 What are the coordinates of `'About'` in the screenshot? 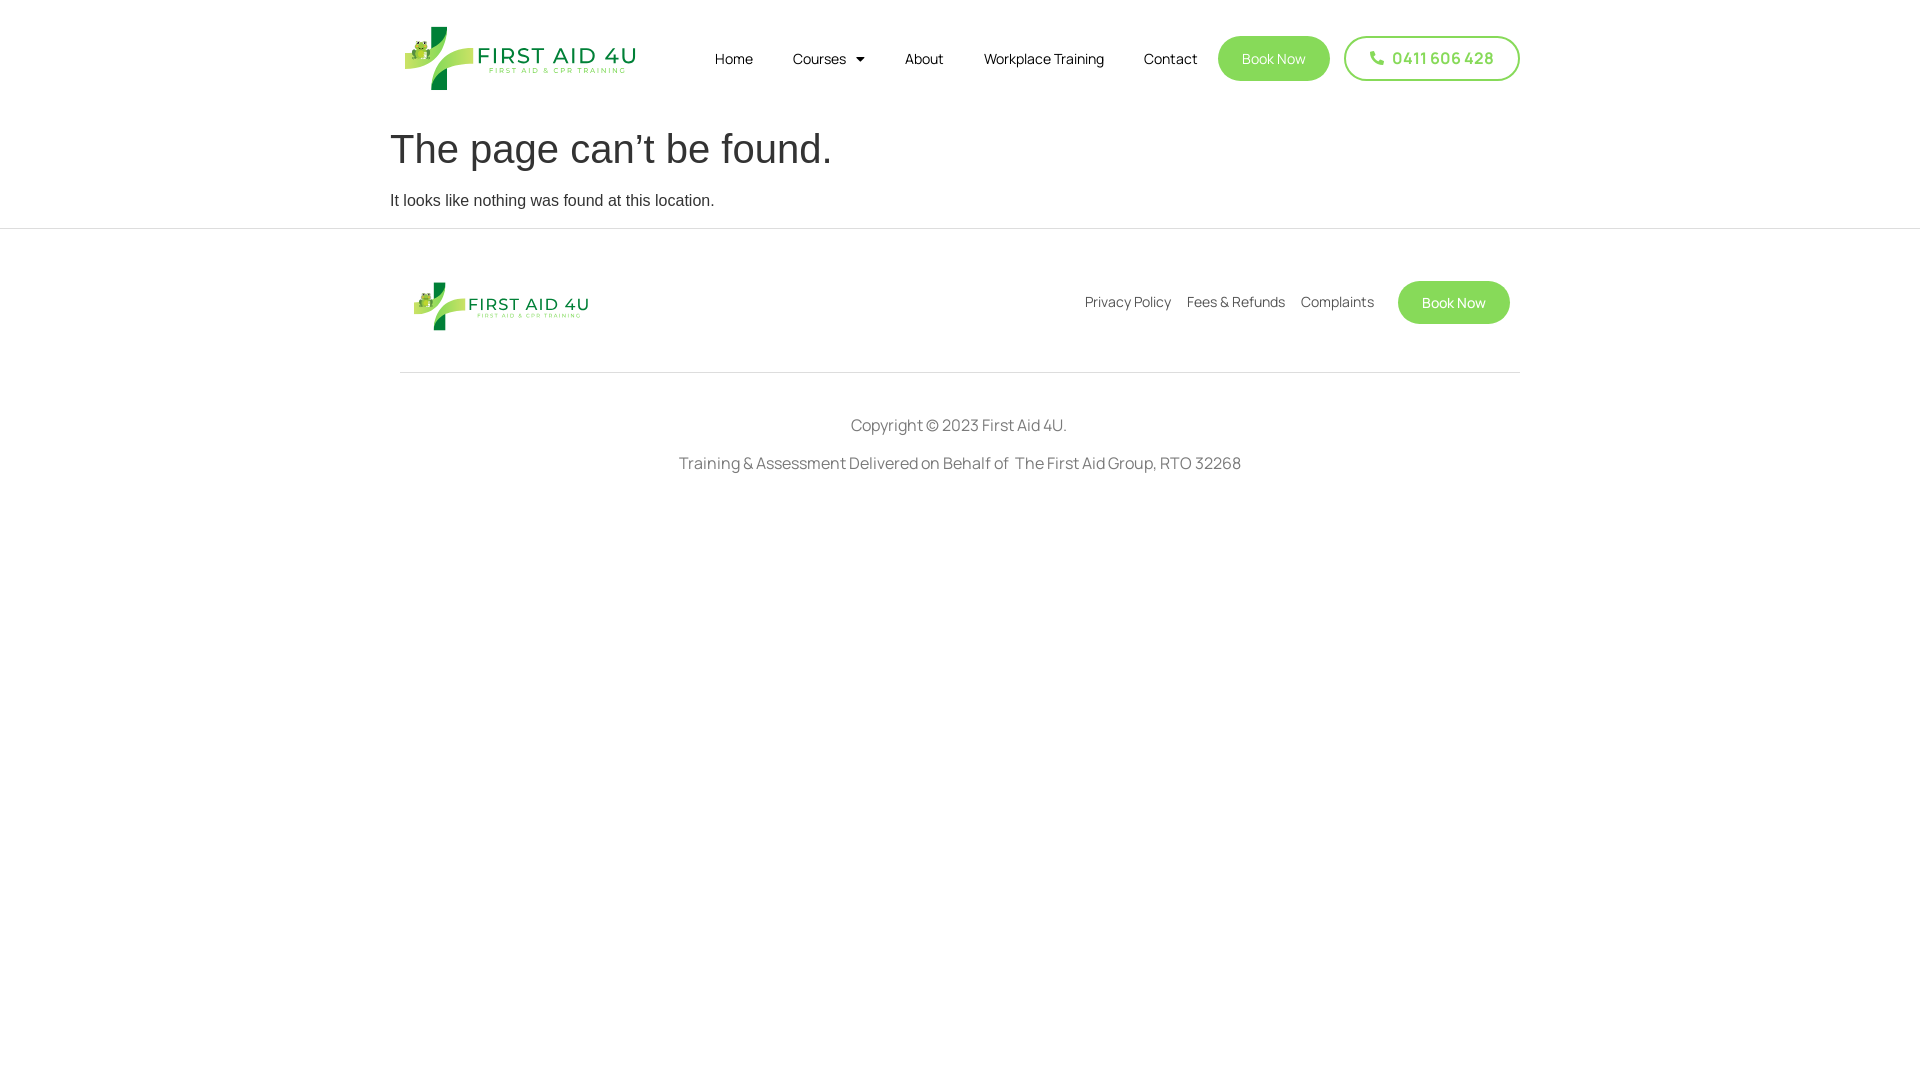 It's located at (923, 57).